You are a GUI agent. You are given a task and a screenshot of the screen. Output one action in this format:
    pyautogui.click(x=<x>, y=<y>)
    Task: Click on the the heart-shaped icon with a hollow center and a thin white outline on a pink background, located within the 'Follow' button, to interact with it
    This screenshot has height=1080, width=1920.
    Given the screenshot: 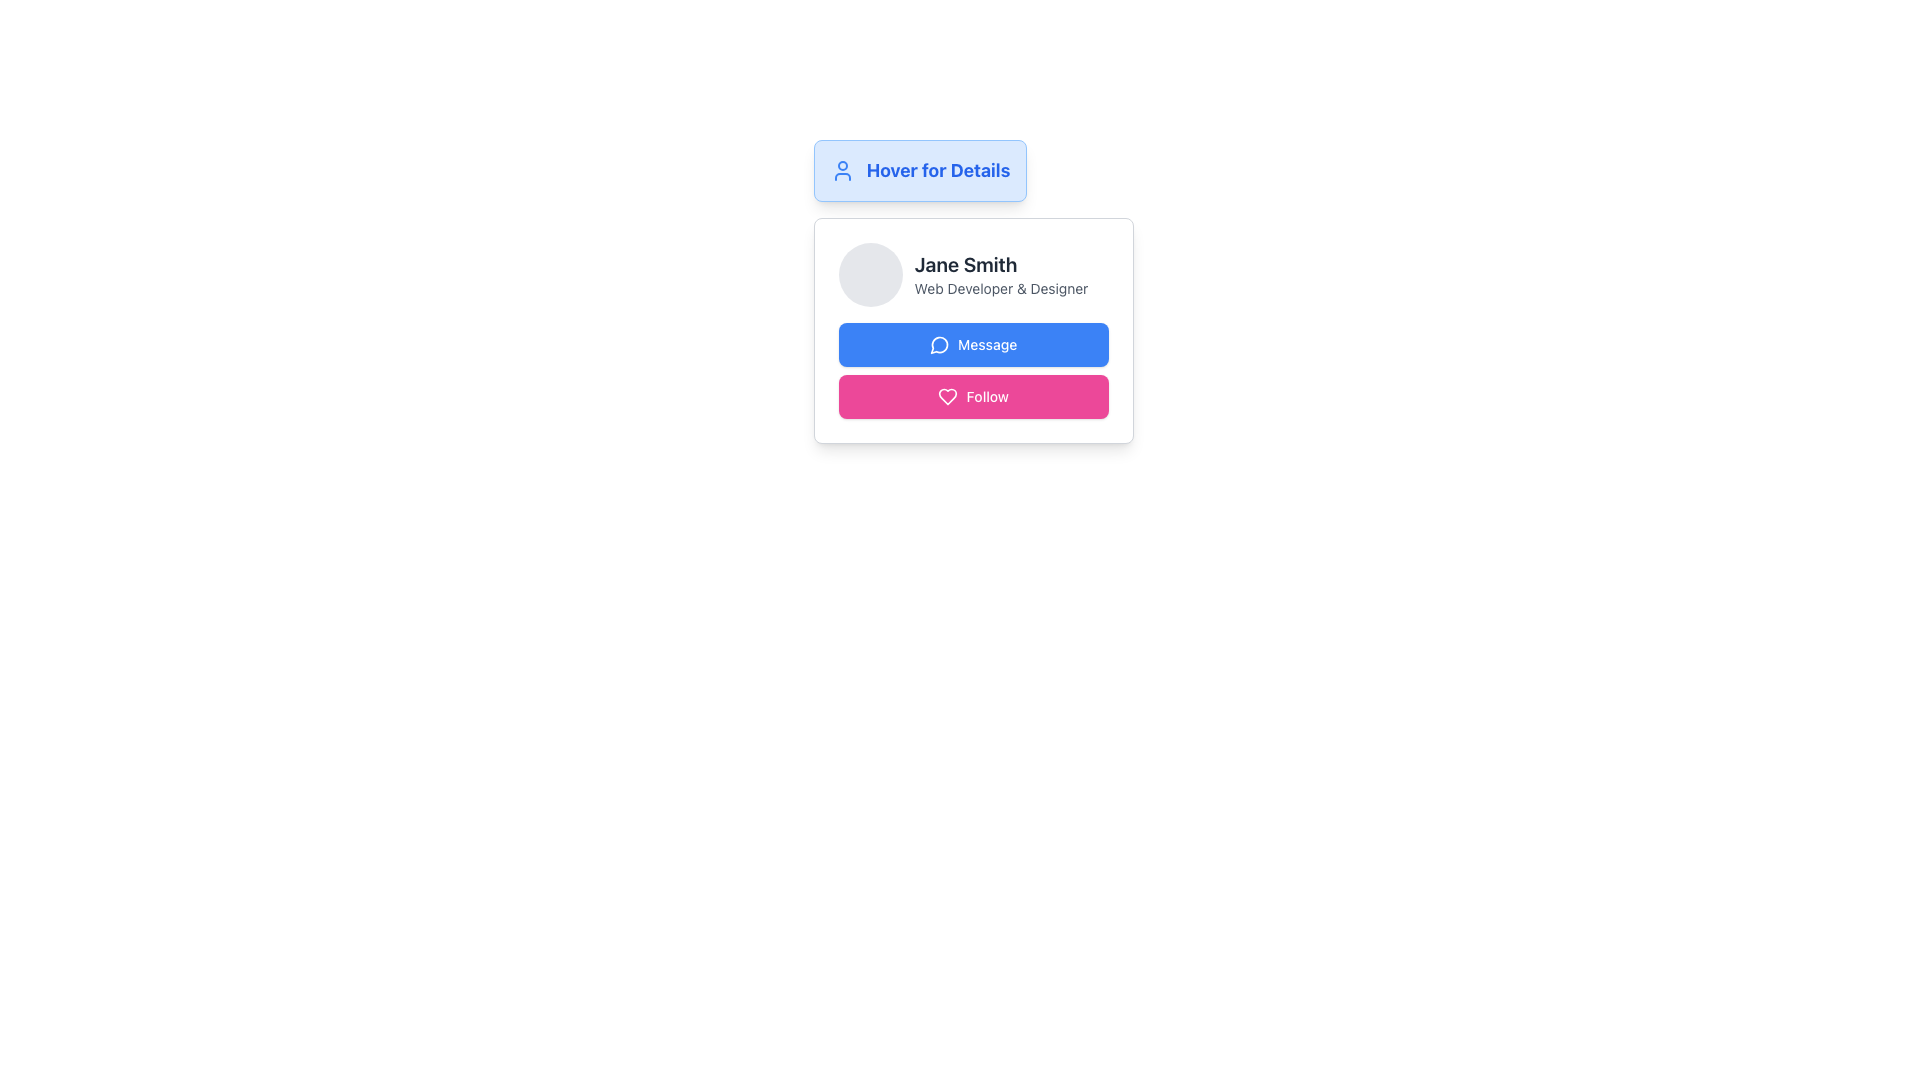 What is the action you would take?
    pyautogui.click(x=947, y=397)
    